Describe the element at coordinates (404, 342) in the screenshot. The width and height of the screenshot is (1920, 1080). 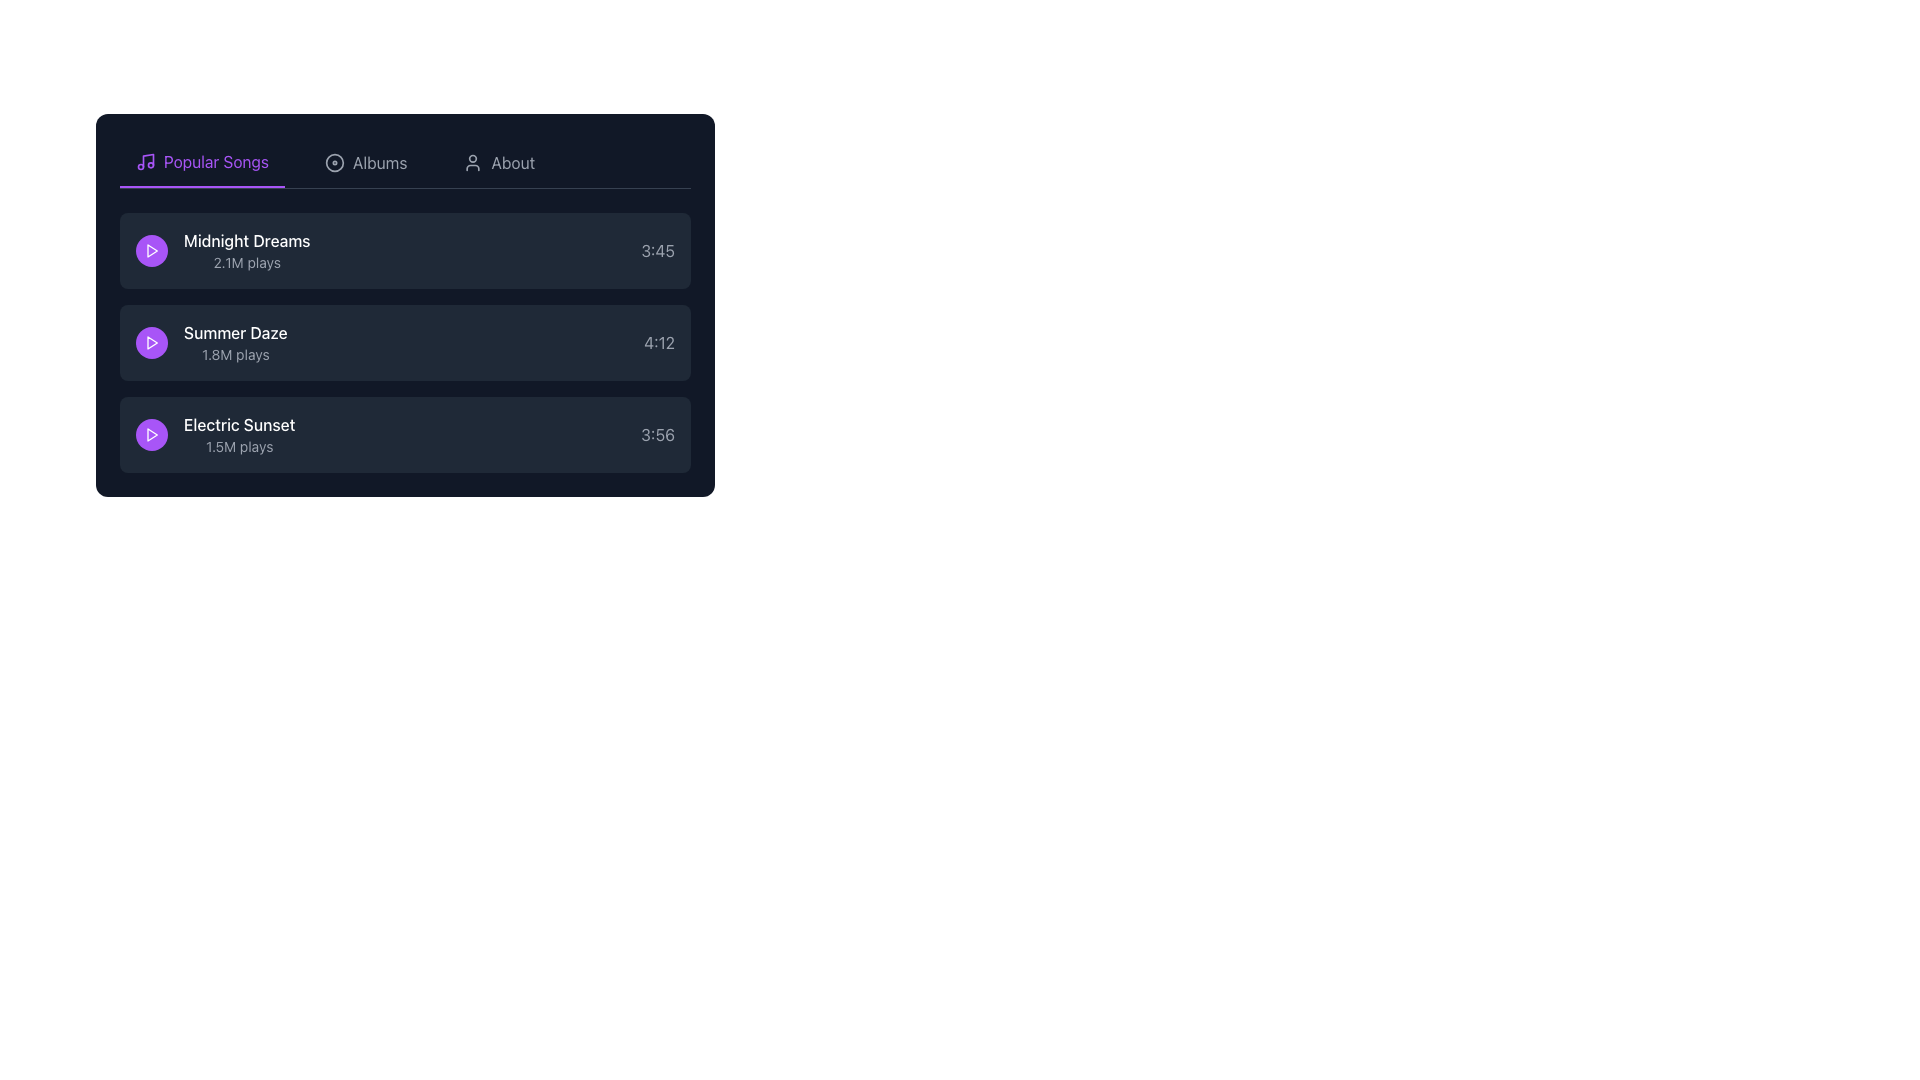
I see `the highlighted middle item in the 'Popular Songs' list` at that location.